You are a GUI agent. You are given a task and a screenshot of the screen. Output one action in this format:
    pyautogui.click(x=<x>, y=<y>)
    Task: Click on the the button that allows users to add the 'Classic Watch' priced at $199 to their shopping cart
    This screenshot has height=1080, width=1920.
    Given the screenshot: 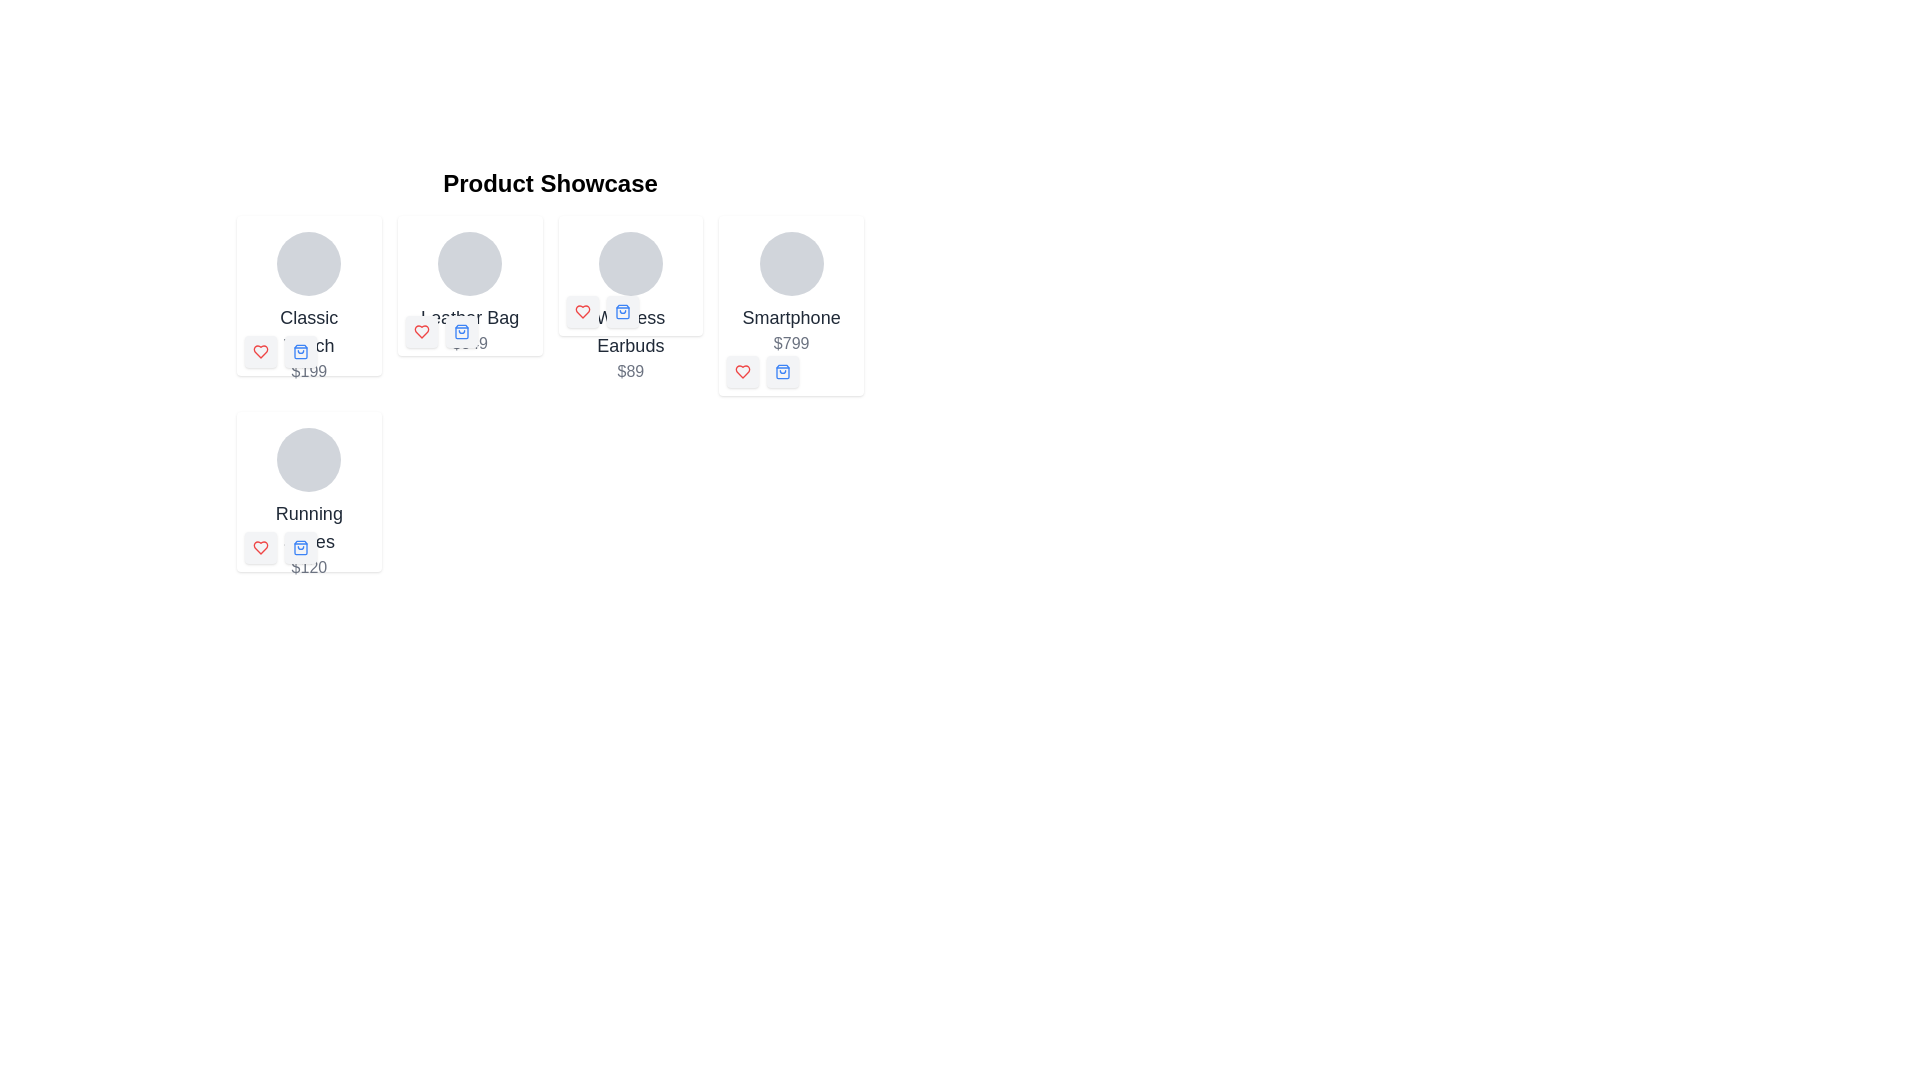 What is the action you would take?
    pyautogui.click(x=300, y=350)
    